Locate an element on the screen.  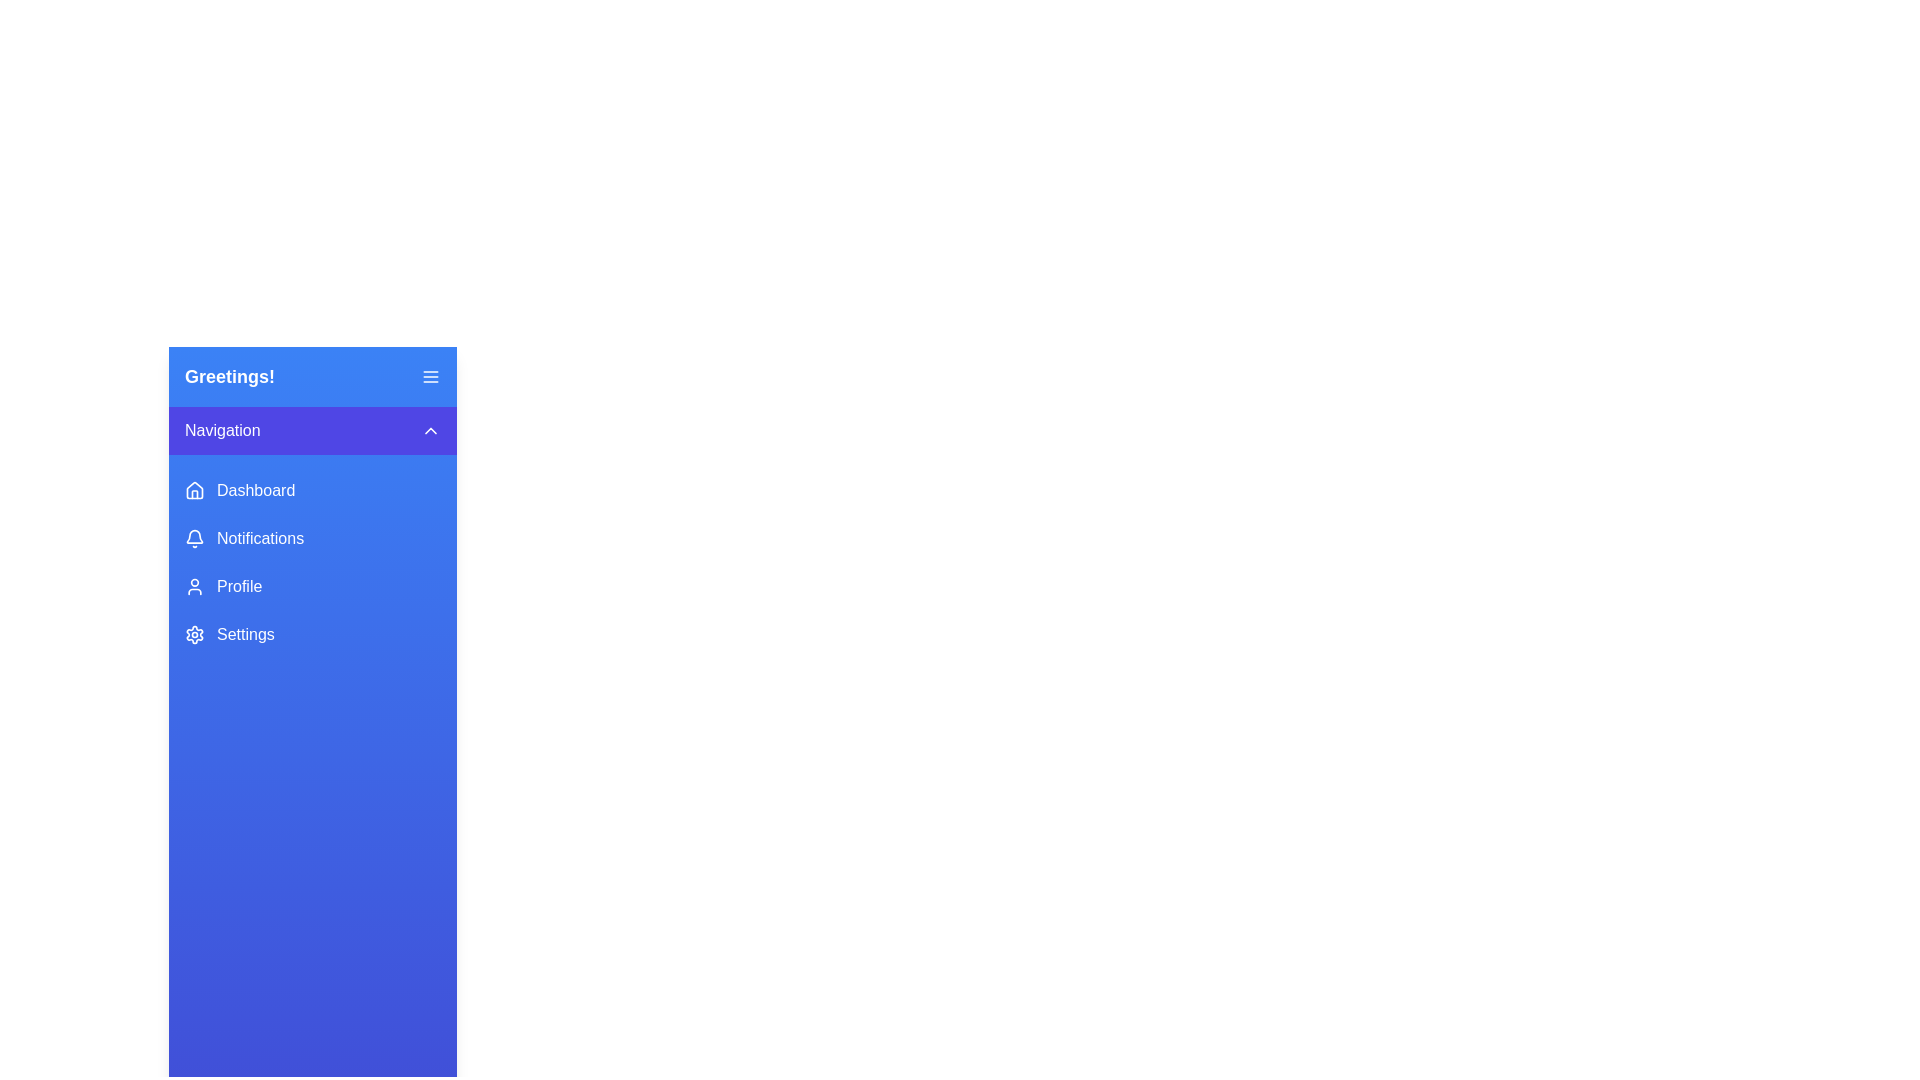
the 'Profile' text label in the vertical navigation menu, which is visually aligned to the right of the user icon is located at coordinates (239, 585).